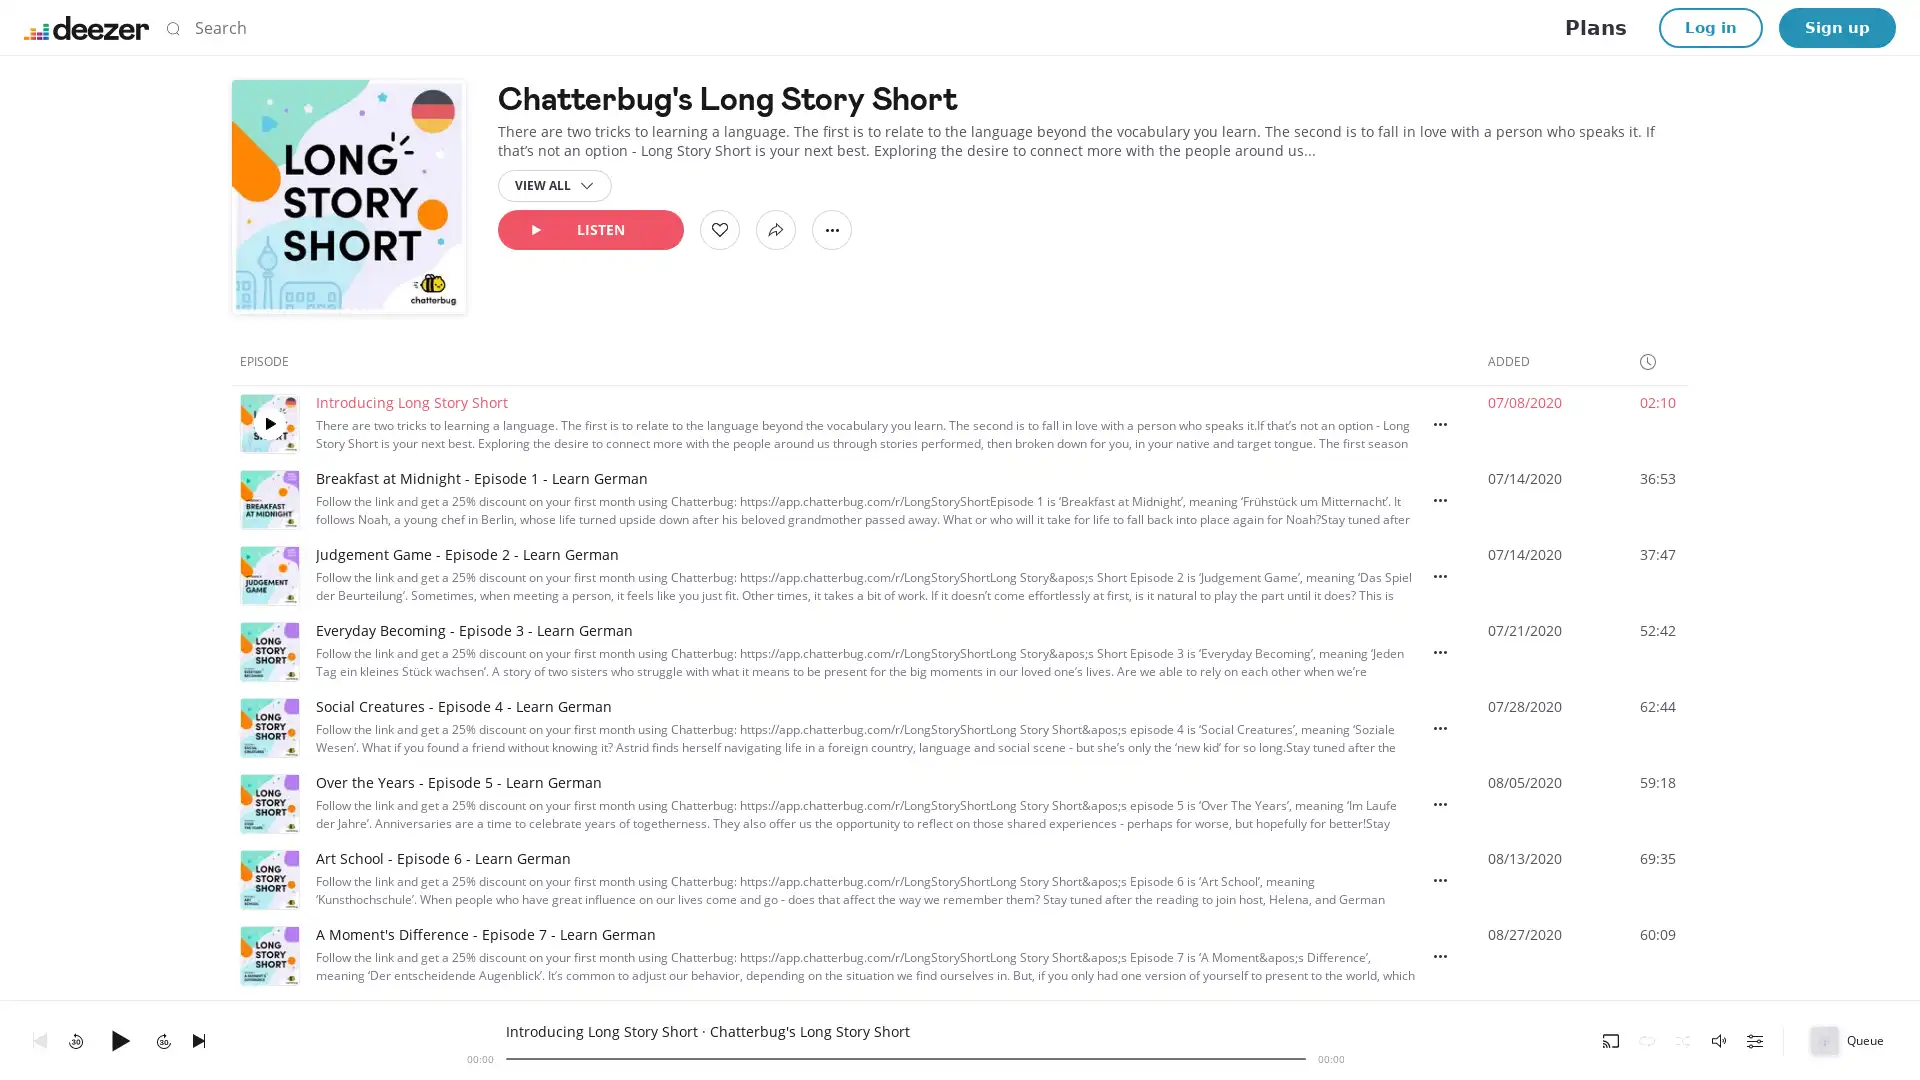 The height and width of the screenshot is (1080, 1920). I want to click on Skip ahead 30 seconds, so click(163, 1039).